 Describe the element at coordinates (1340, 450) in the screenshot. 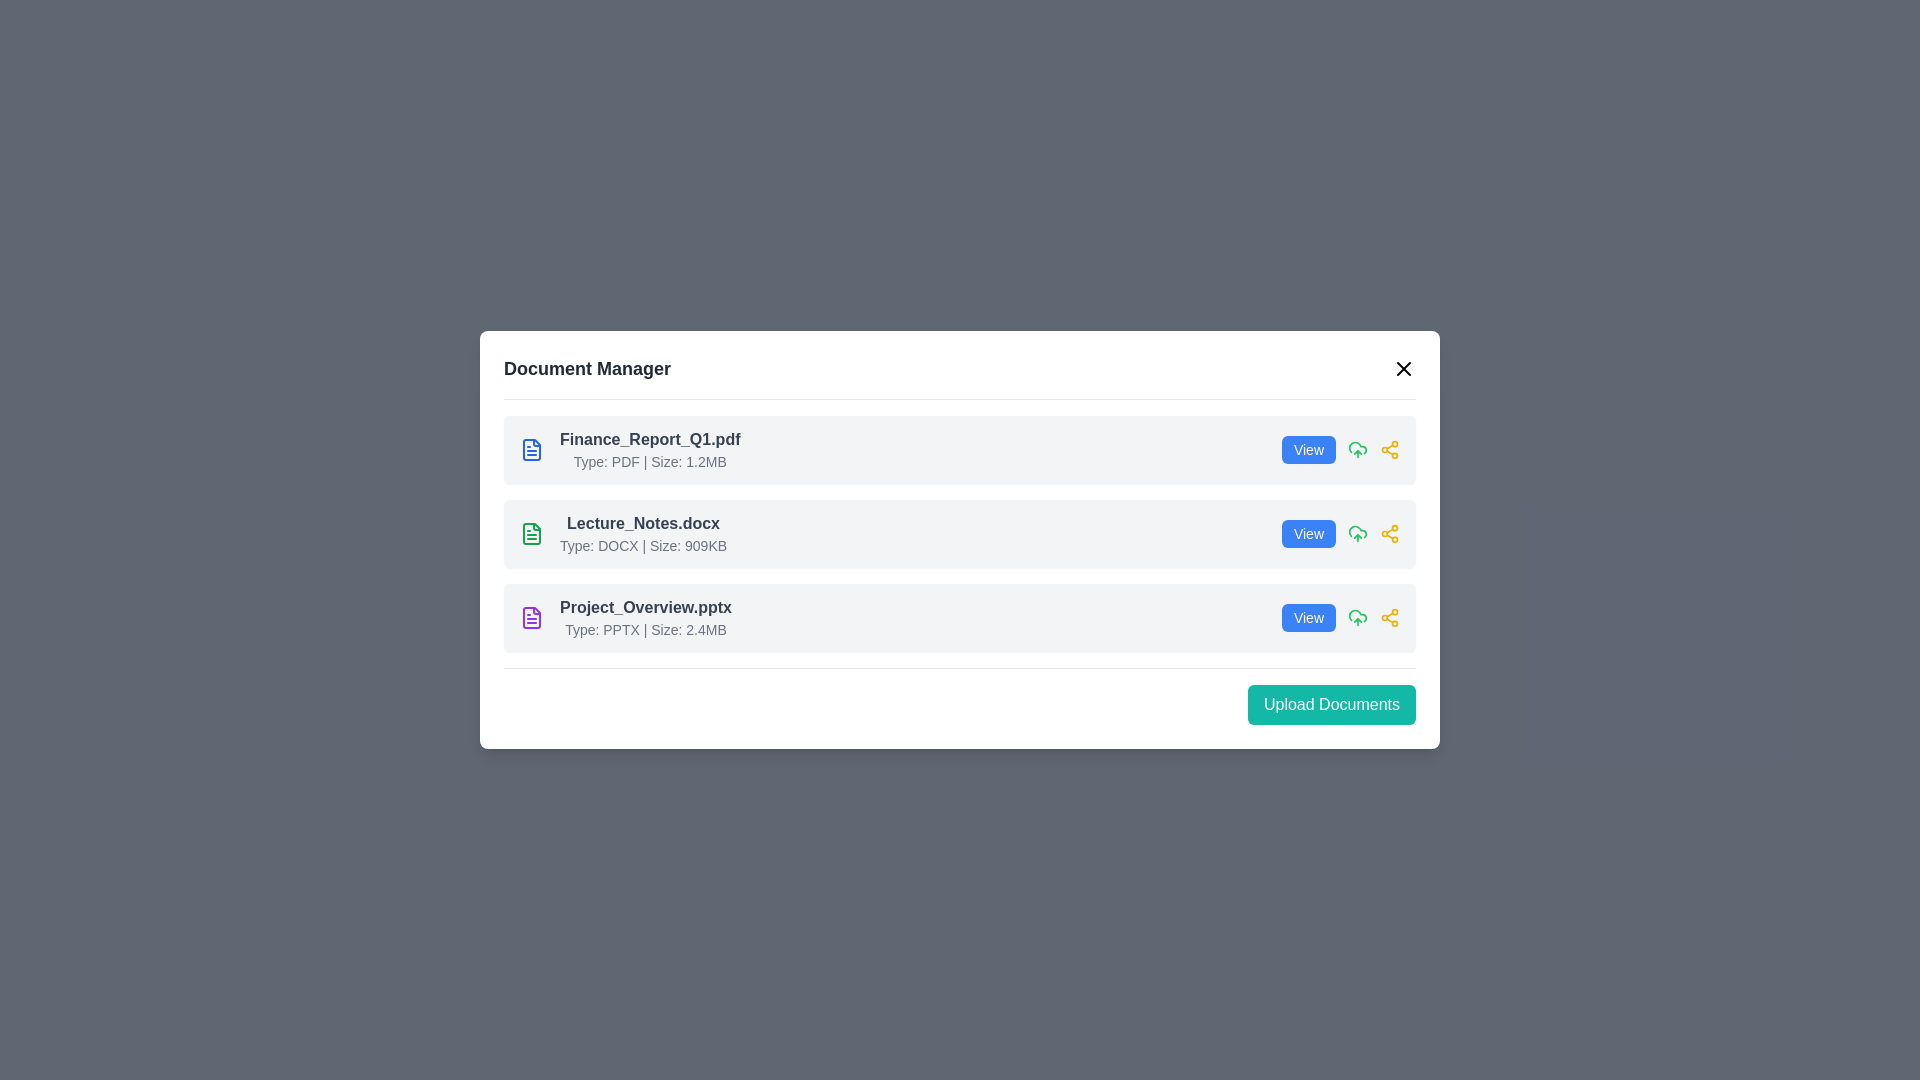

I see `the blue button labeled 'View' with white text, located in the row for 'Finance_Report_Q1.pdf'` at that location.